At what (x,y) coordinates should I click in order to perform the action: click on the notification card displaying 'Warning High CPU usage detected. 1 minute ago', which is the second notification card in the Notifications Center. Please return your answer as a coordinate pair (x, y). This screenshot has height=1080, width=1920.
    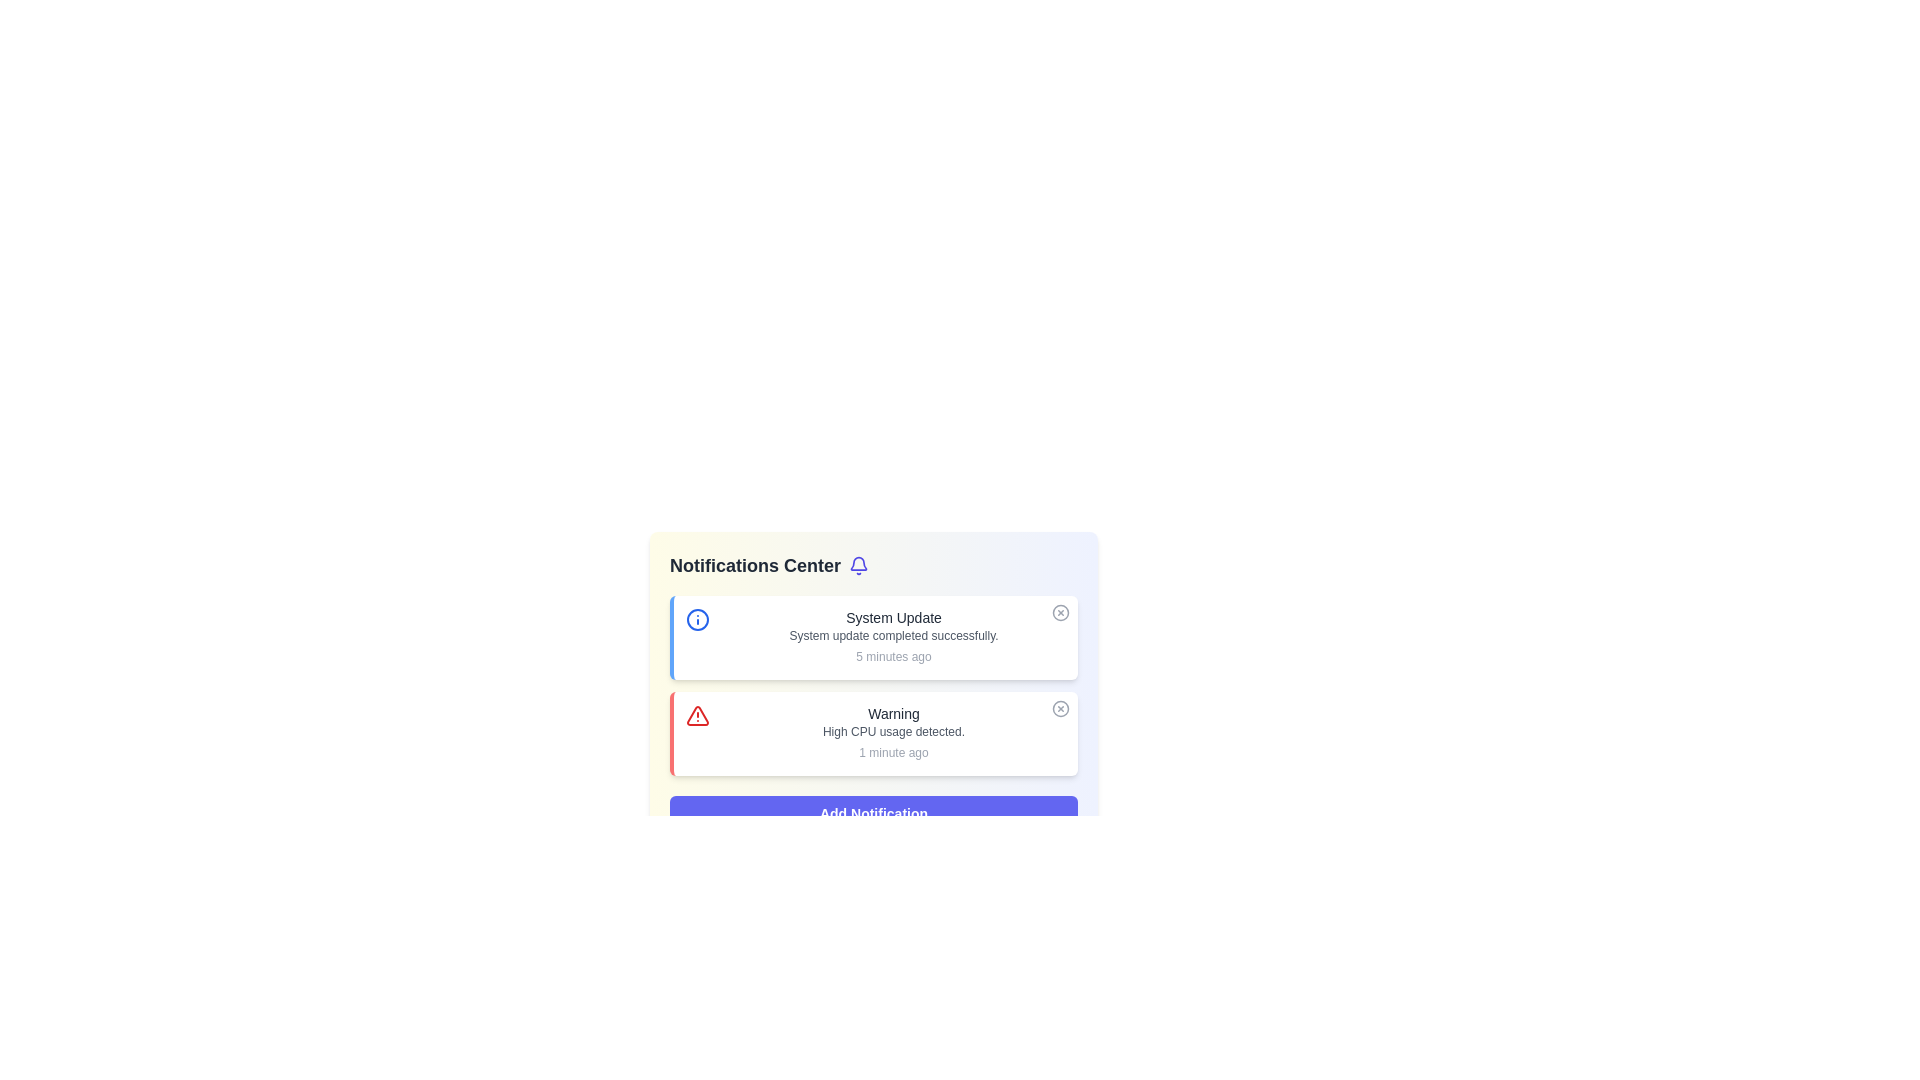
    Looking at the image, I should click on (892, 733).